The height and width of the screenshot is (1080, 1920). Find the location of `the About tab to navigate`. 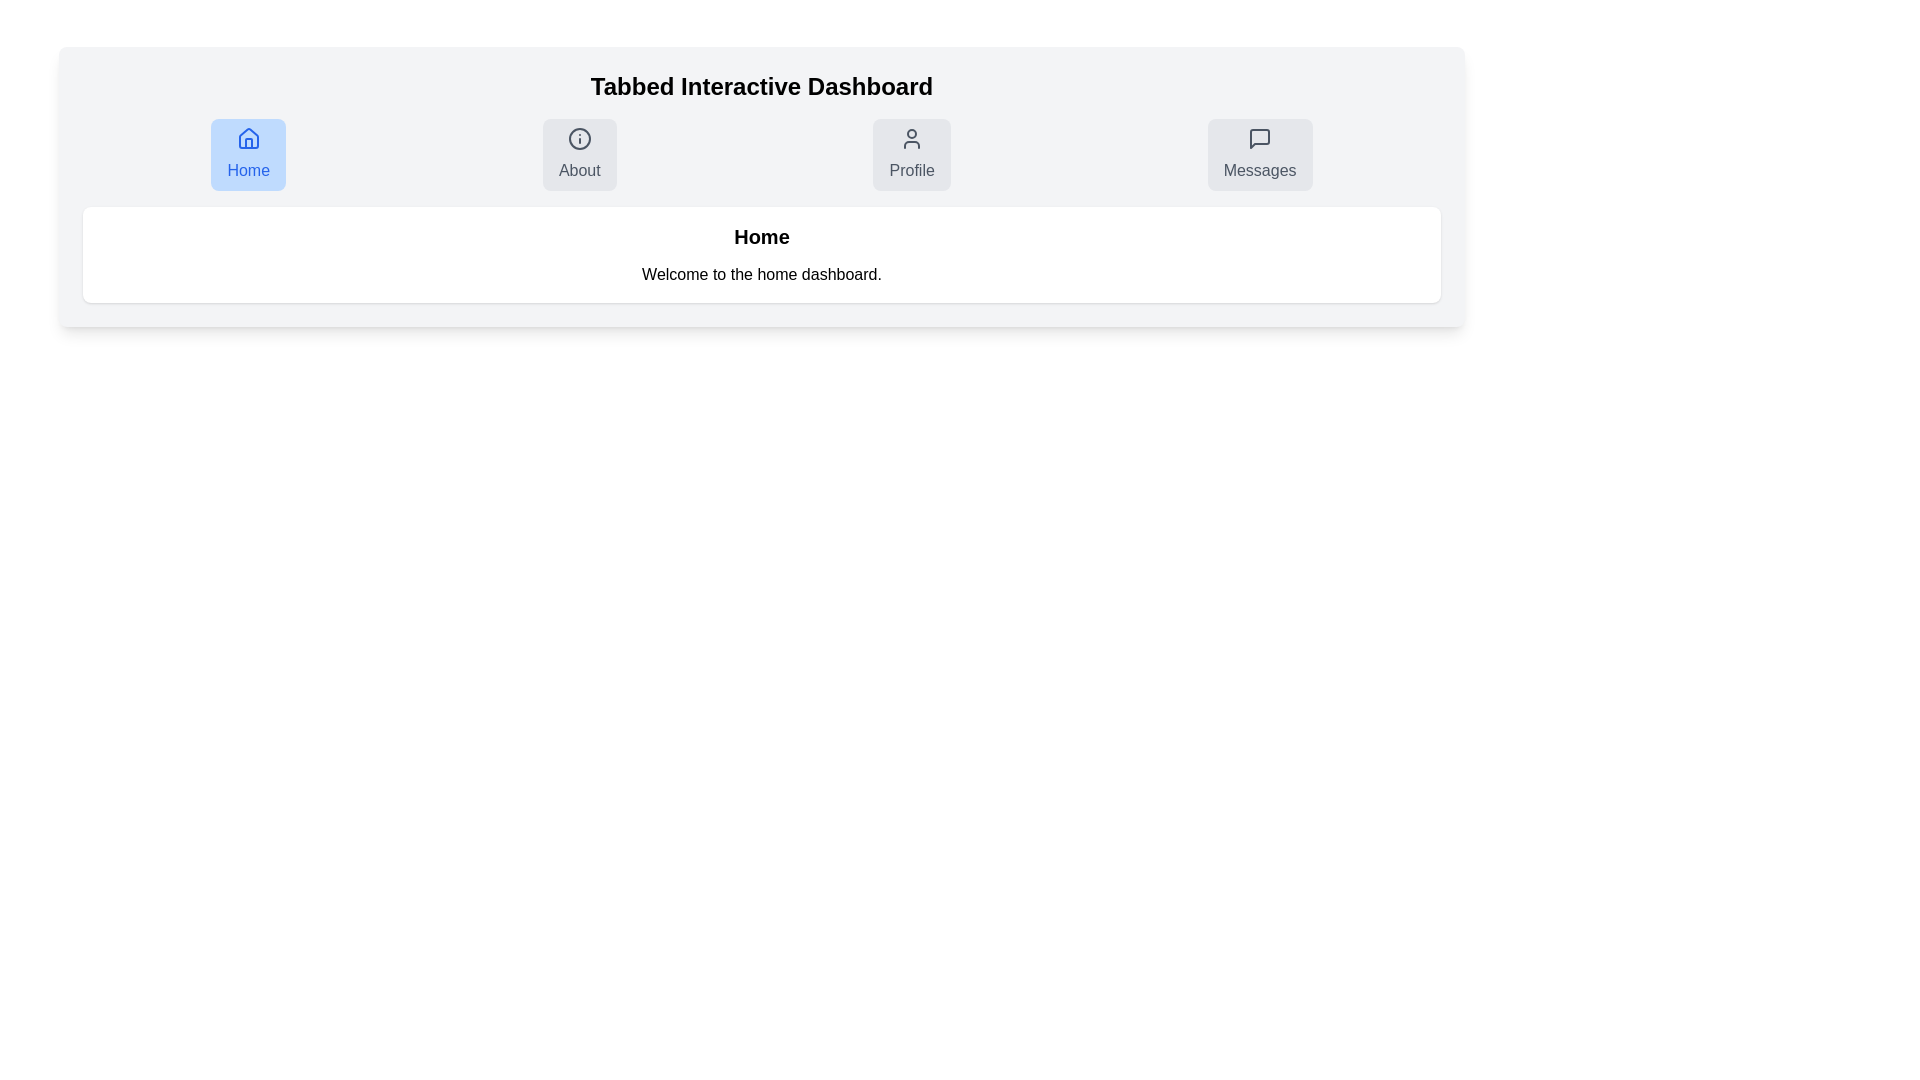

the About tab to navigate is located at coordinates (578, 153).